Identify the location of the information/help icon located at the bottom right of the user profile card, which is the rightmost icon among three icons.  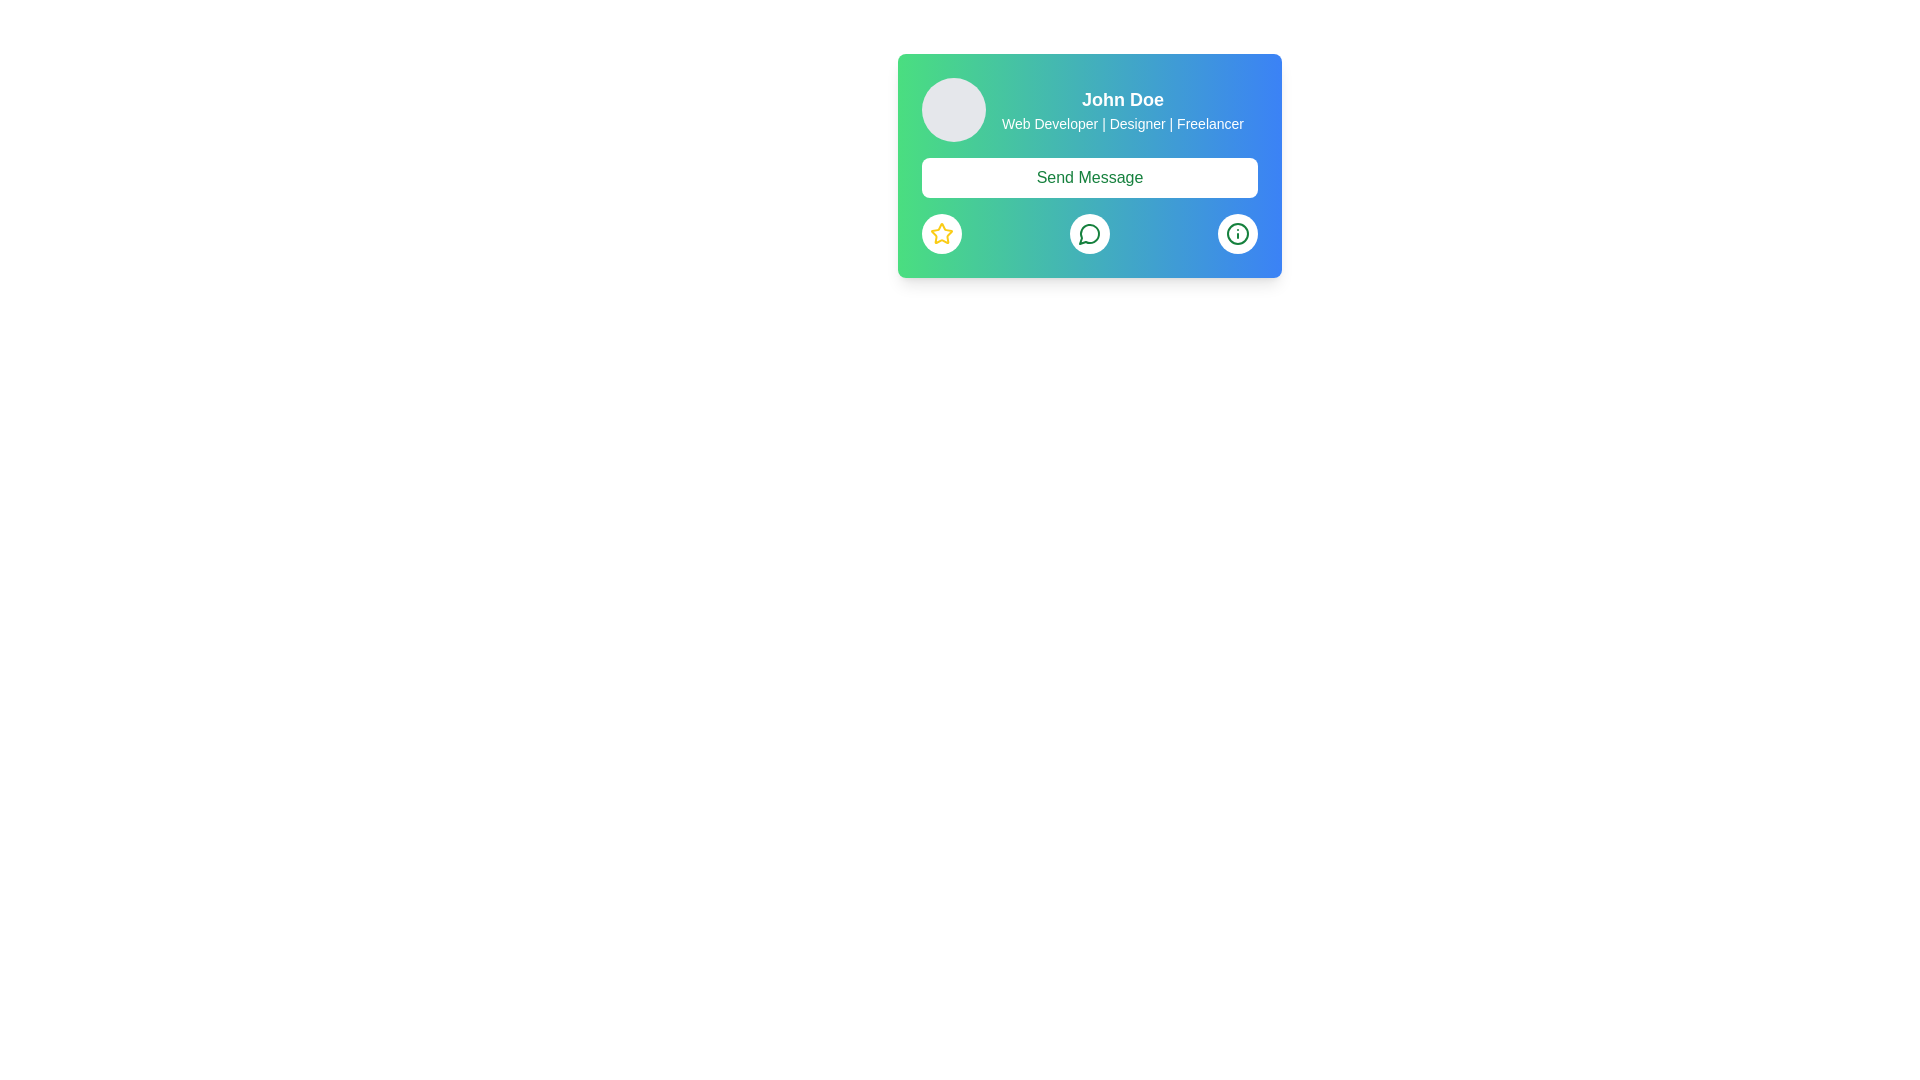
(1237, 233).